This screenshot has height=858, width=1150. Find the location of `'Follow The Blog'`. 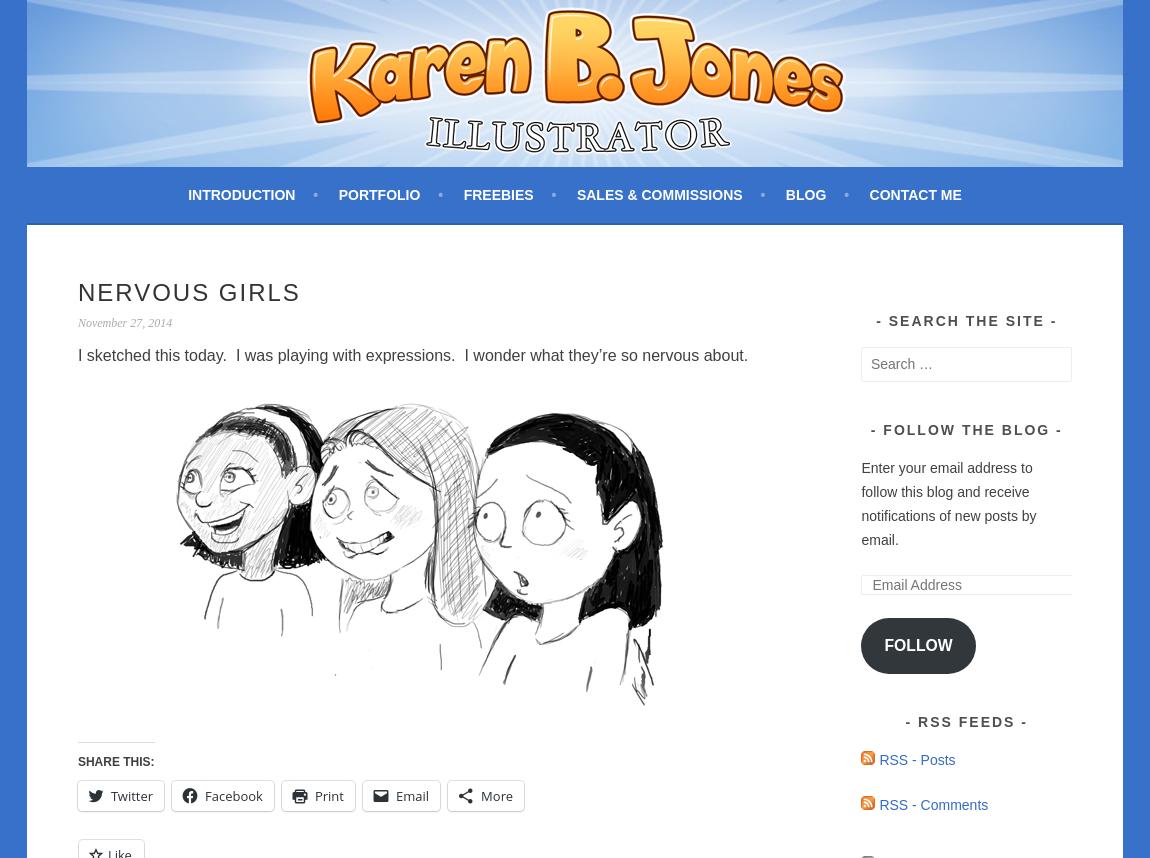

'Follow The Blog' is located at coordinates (966, 429).